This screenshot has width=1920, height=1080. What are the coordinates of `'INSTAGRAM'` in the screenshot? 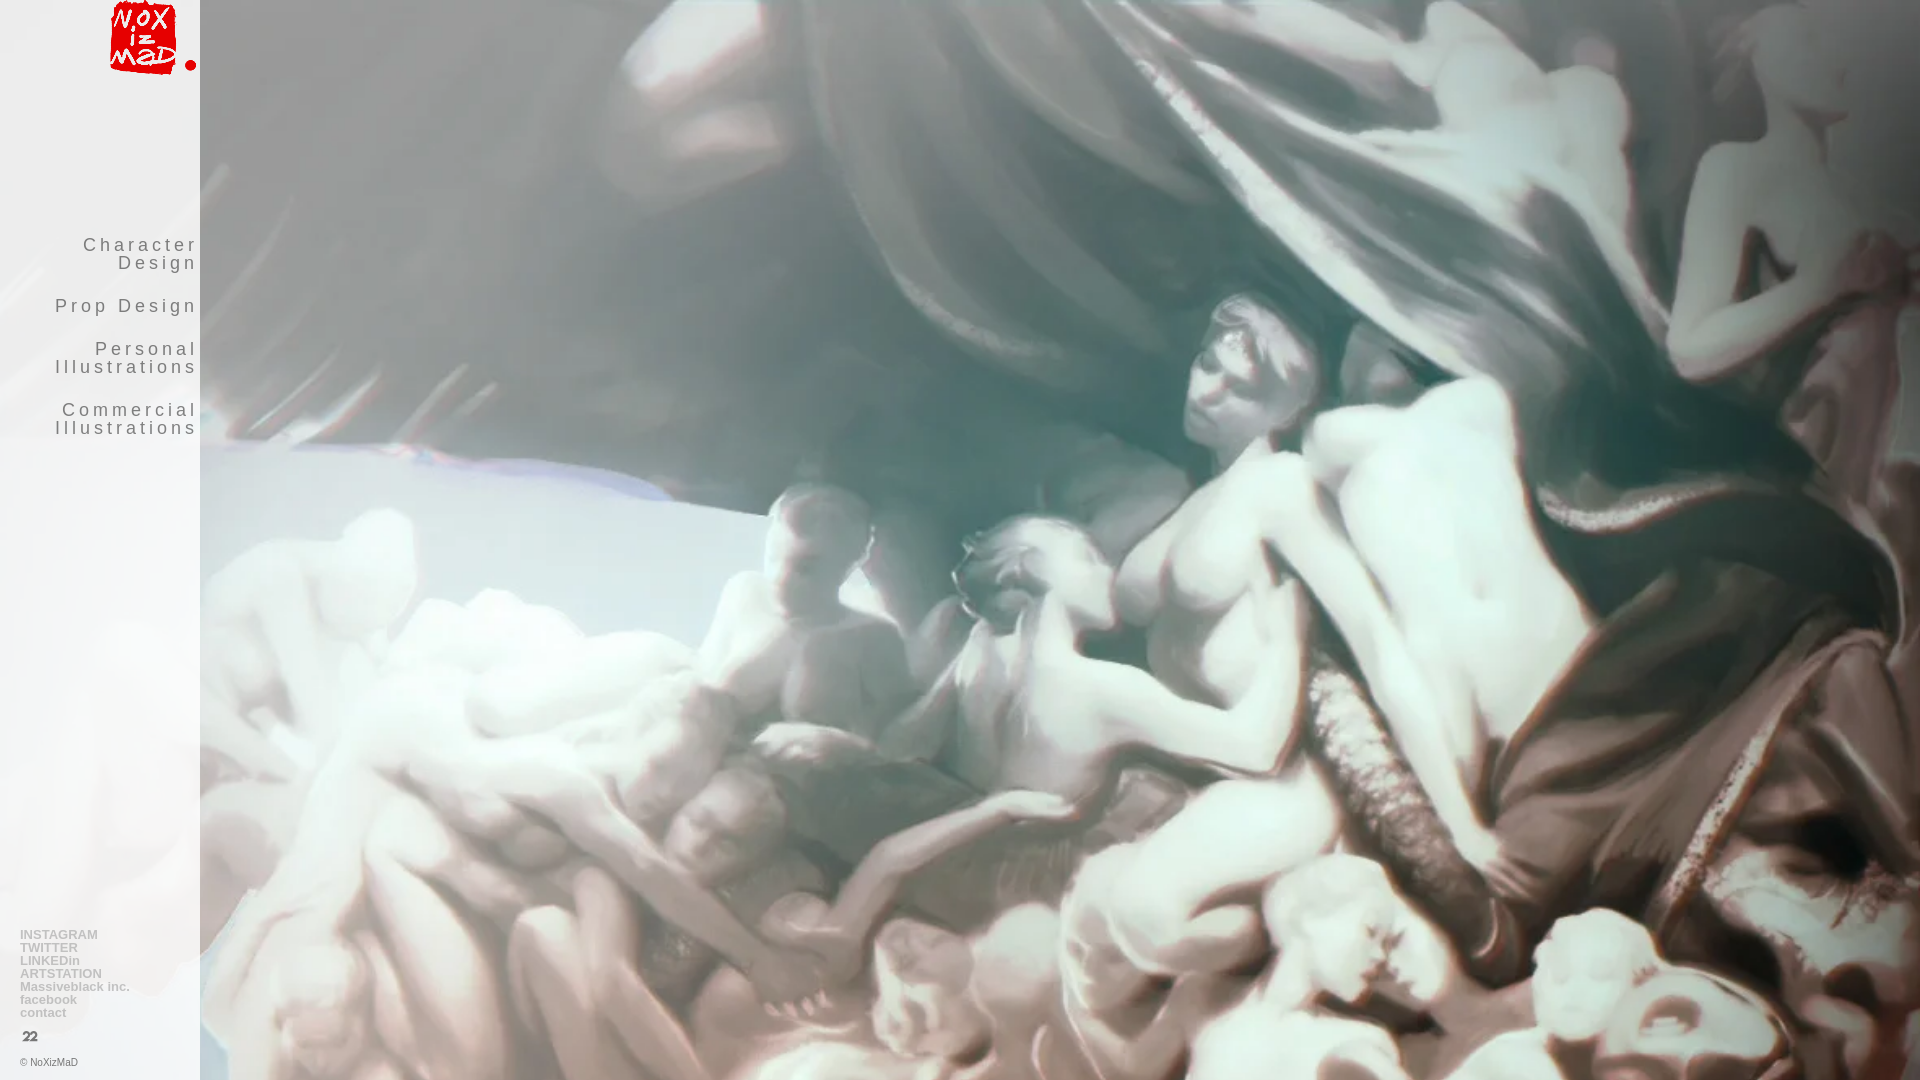 It's located at (99, 934).